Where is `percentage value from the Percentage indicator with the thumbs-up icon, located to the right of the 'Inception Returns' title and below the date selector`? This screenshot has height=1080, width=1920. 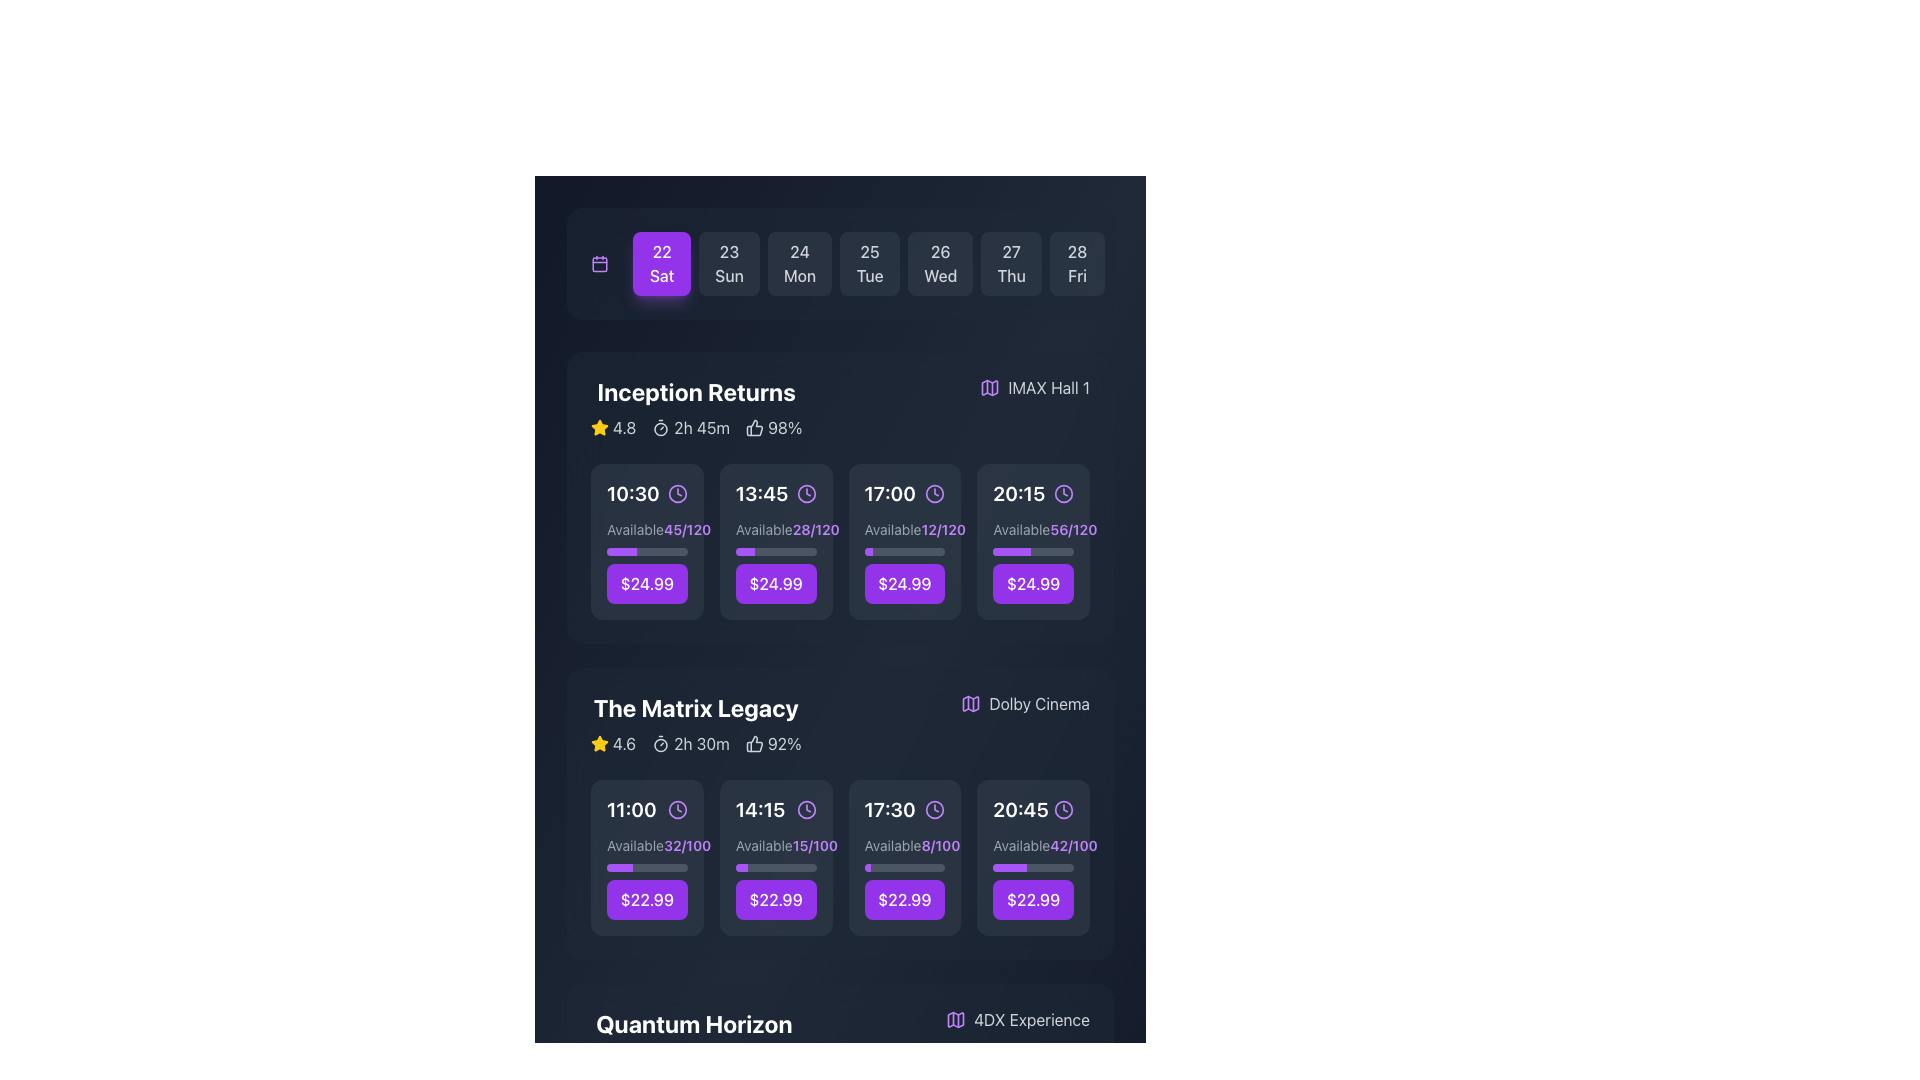 percentage value from the Percentage indicator with the thumbs-up icon, located to the right of the 'Inception Returns' title and below the date selector is located at coordinates (773, 427).